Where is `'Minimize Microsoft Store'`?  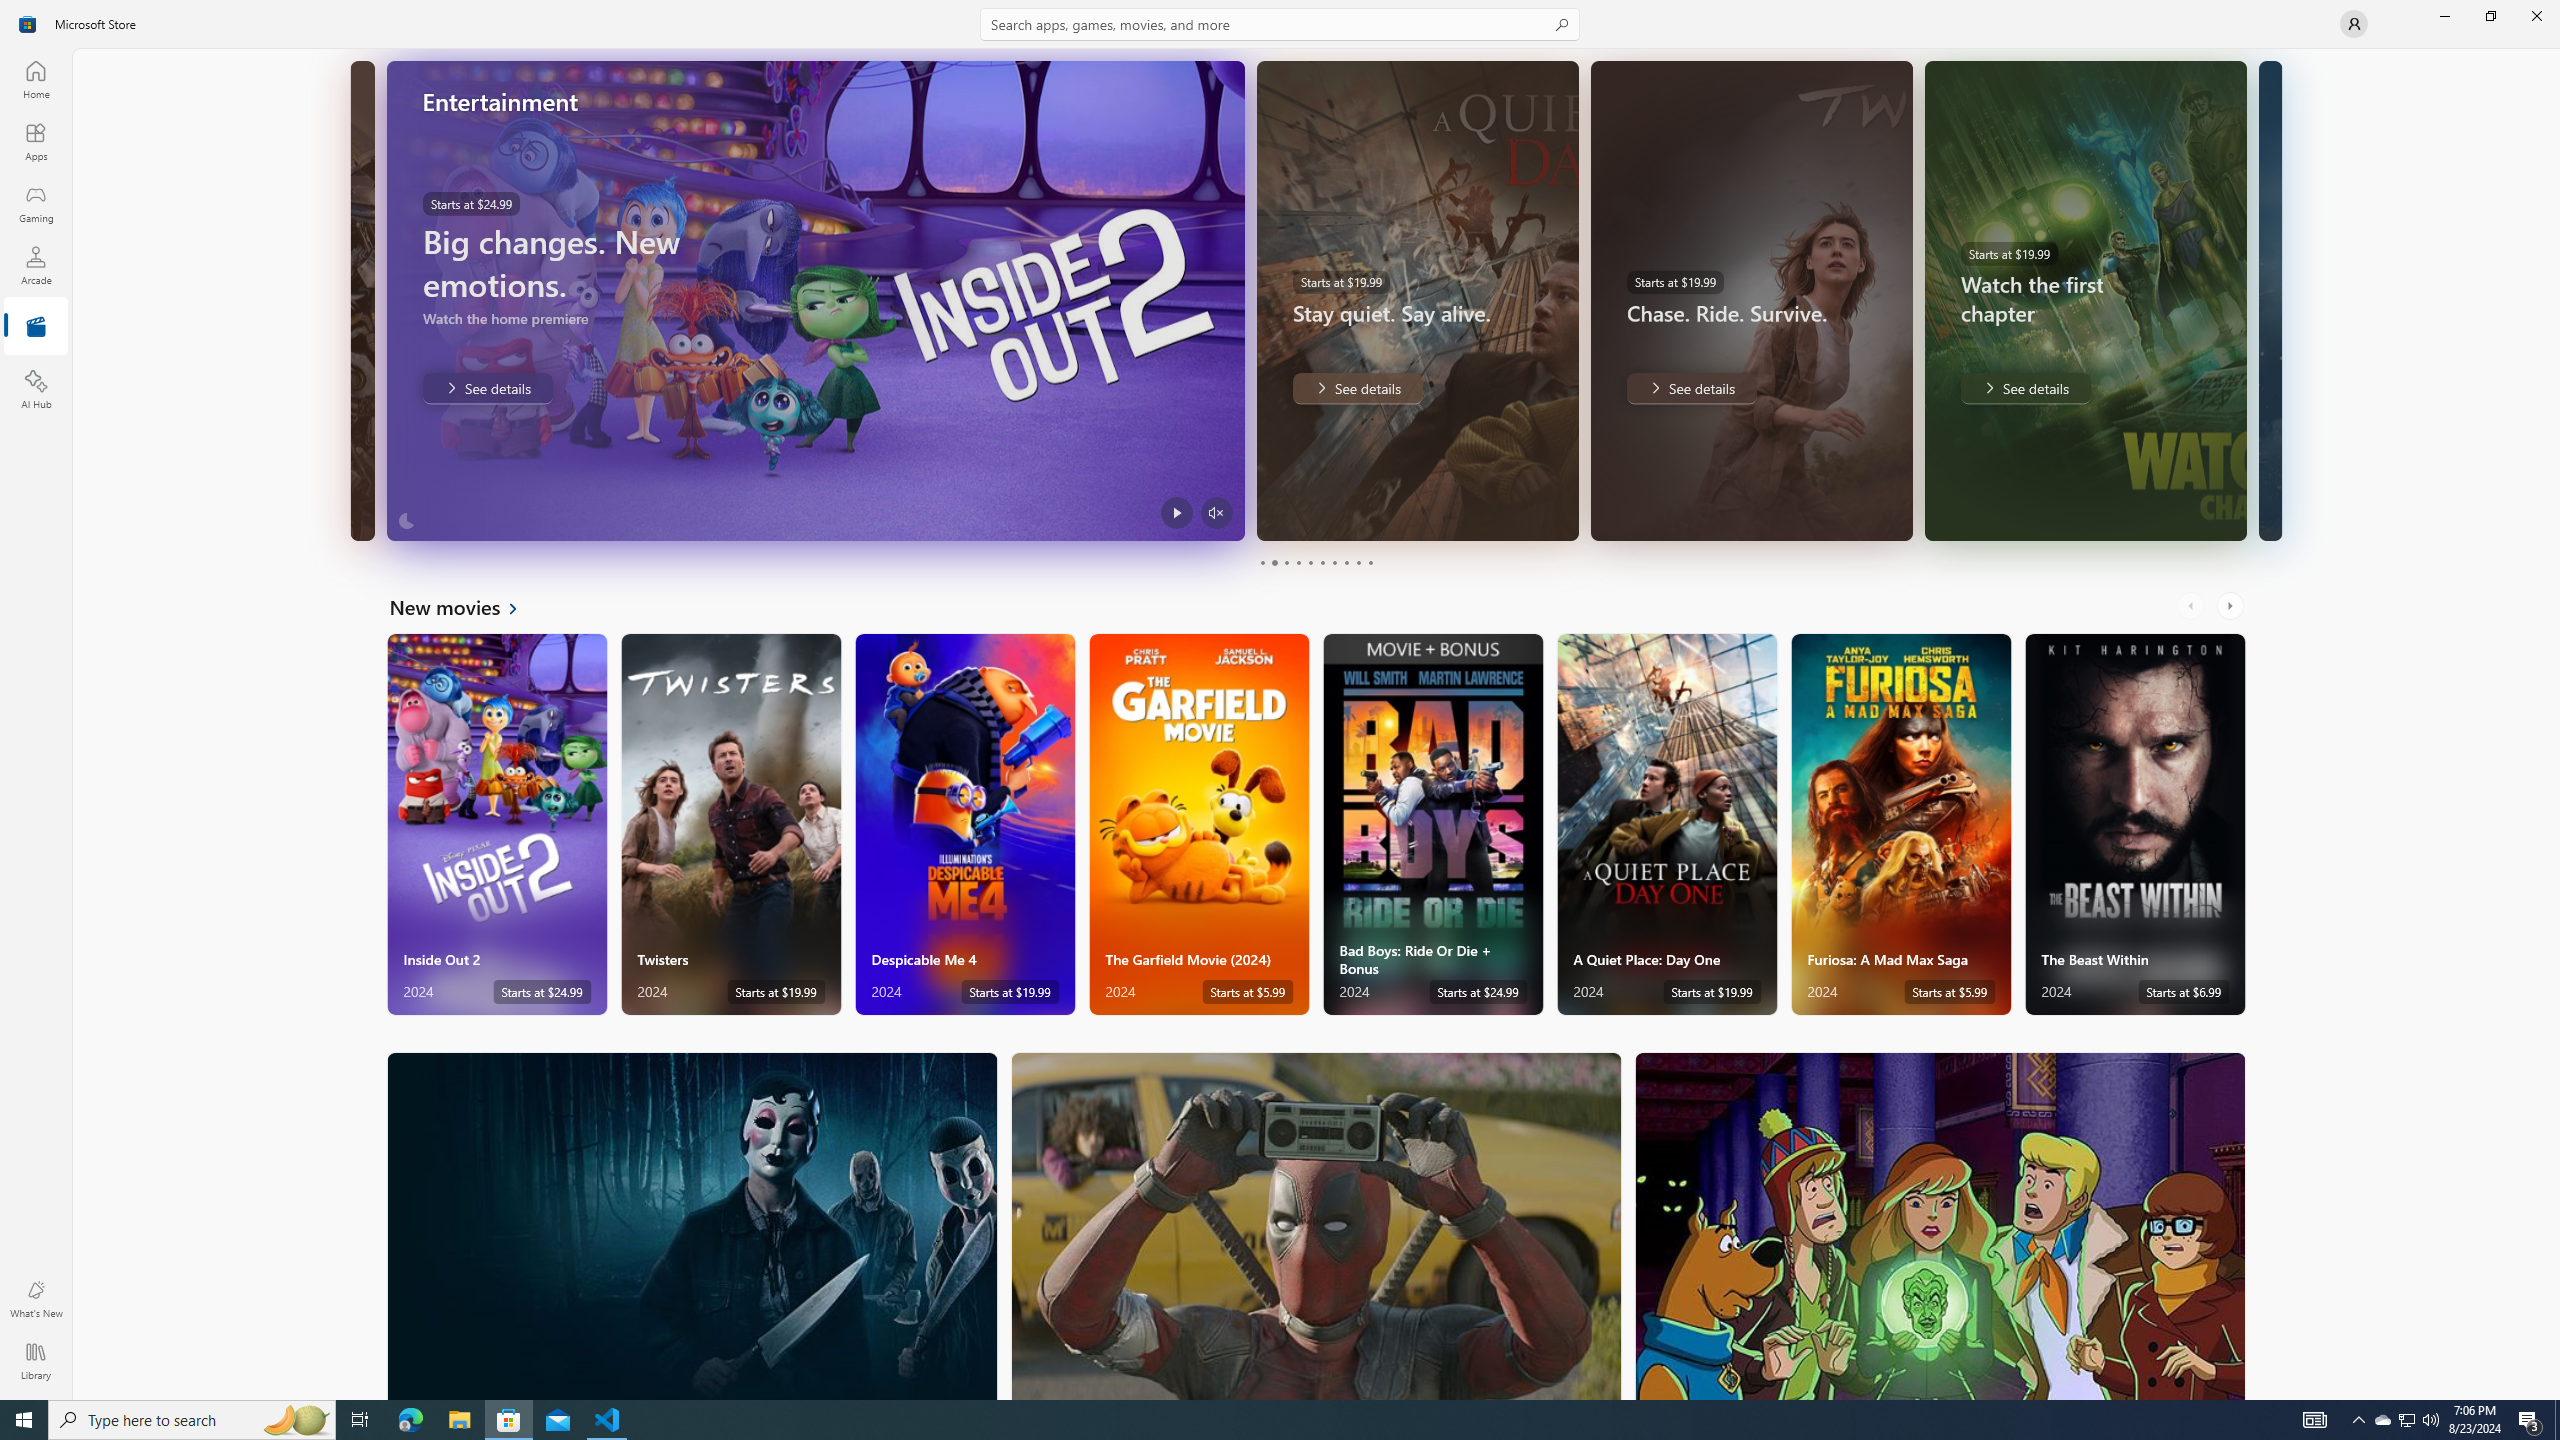 'Minimize Microsoft Store' is located at coordinates (2443, 15).